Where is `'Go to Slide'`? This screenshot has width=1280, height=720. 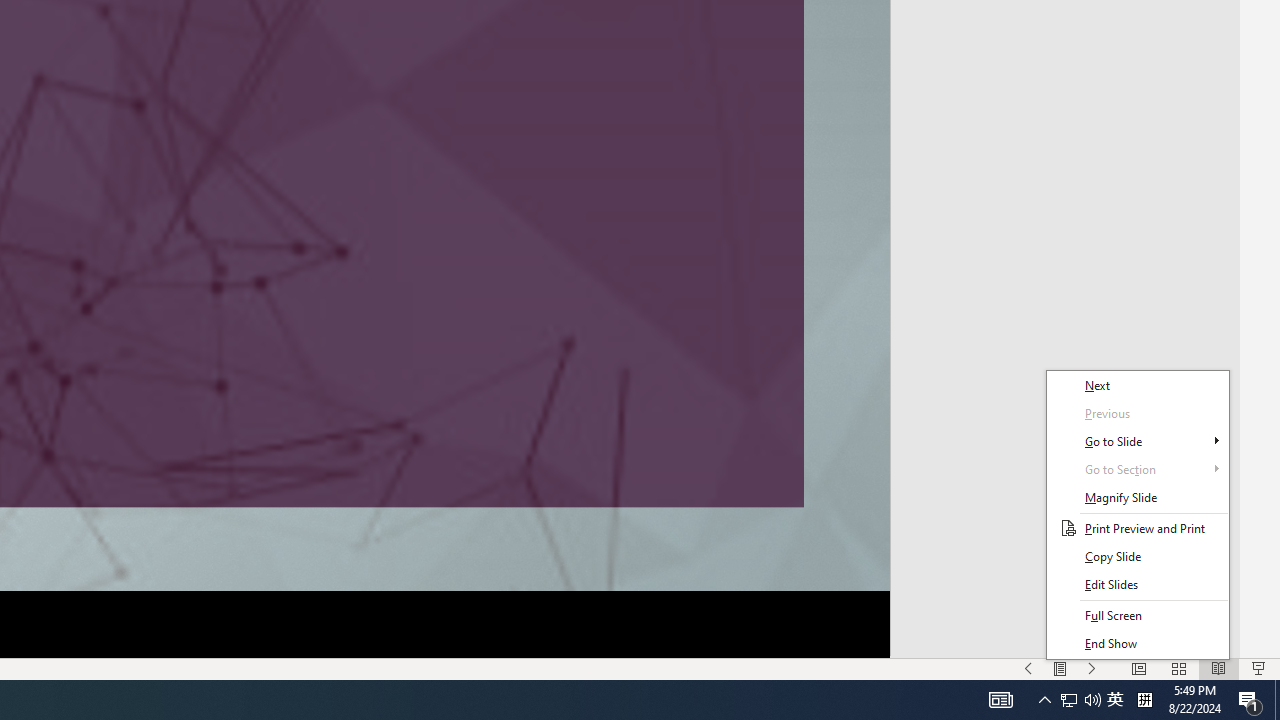 'Go to Slide' is located at coordinates (1137, 440).